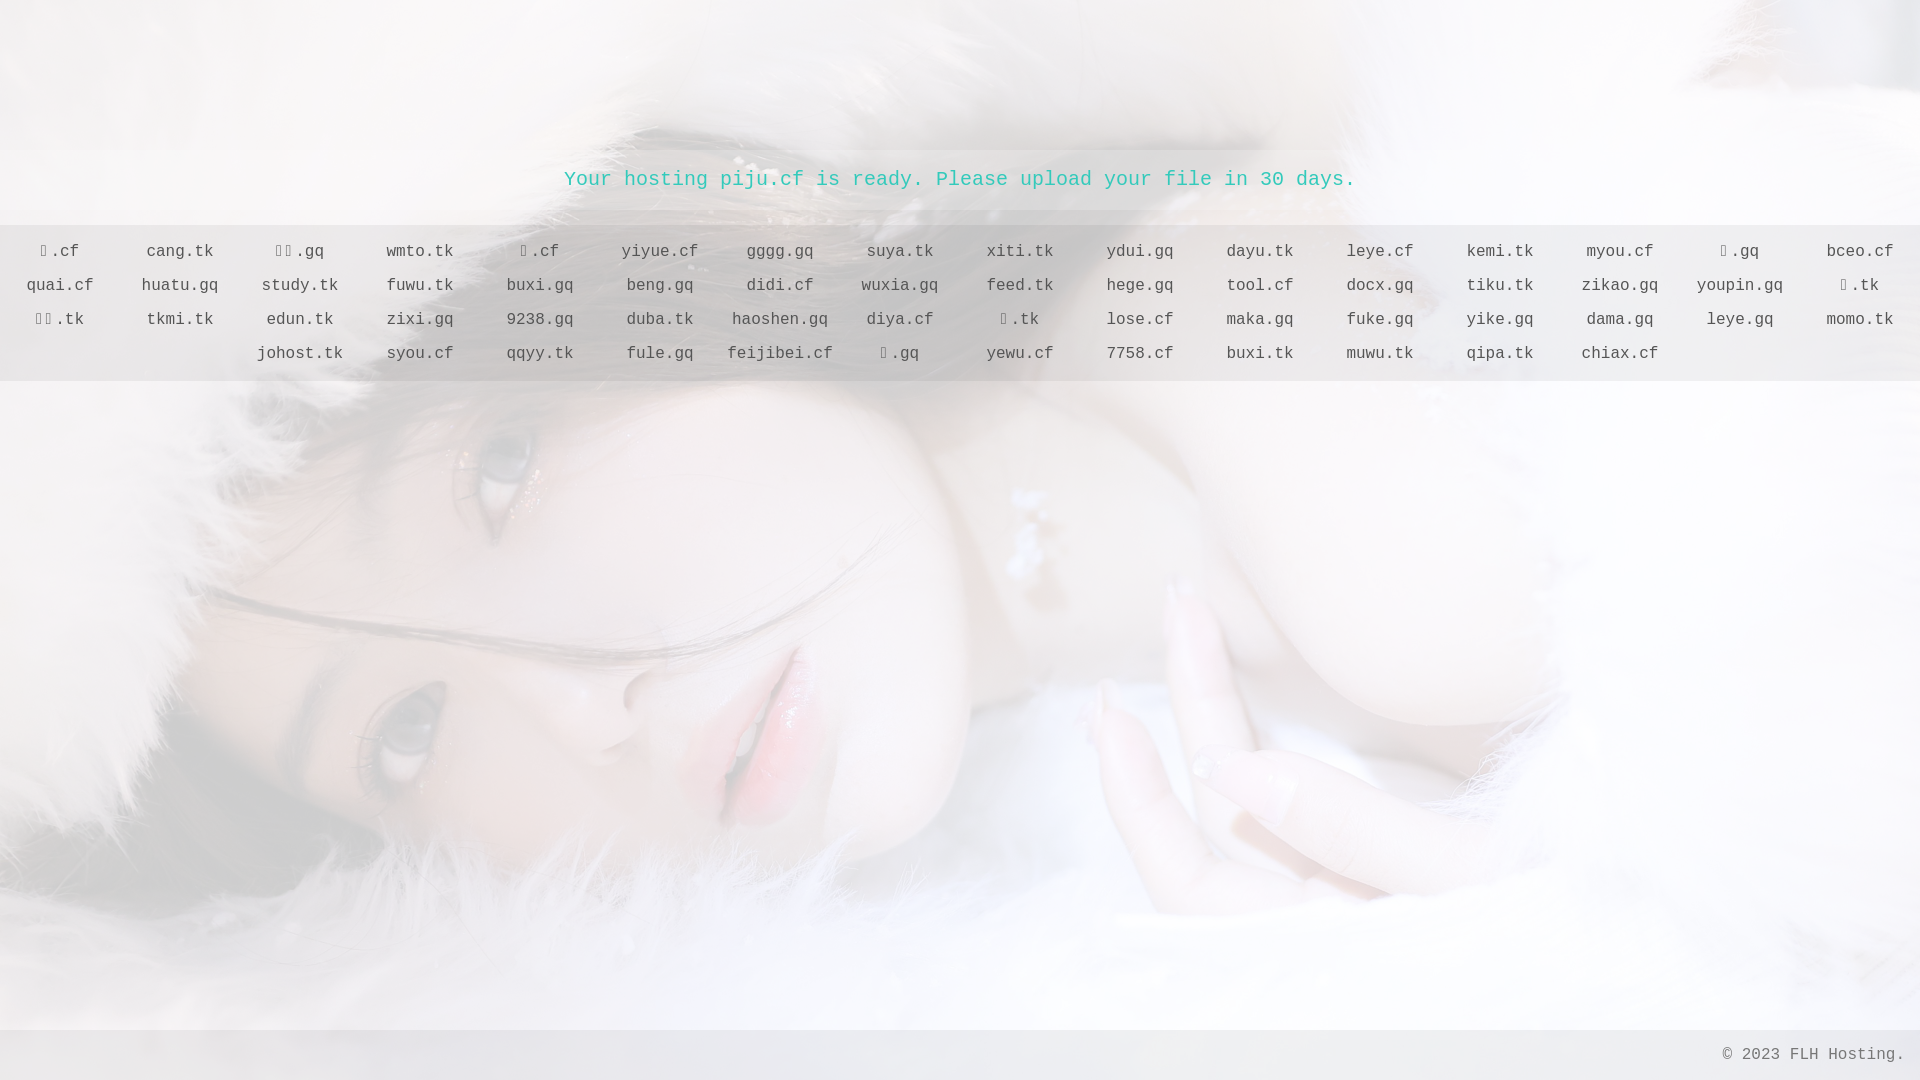 The image size is (1920, 1080). I want to click on 'docx.gq', so click(1379, 285).